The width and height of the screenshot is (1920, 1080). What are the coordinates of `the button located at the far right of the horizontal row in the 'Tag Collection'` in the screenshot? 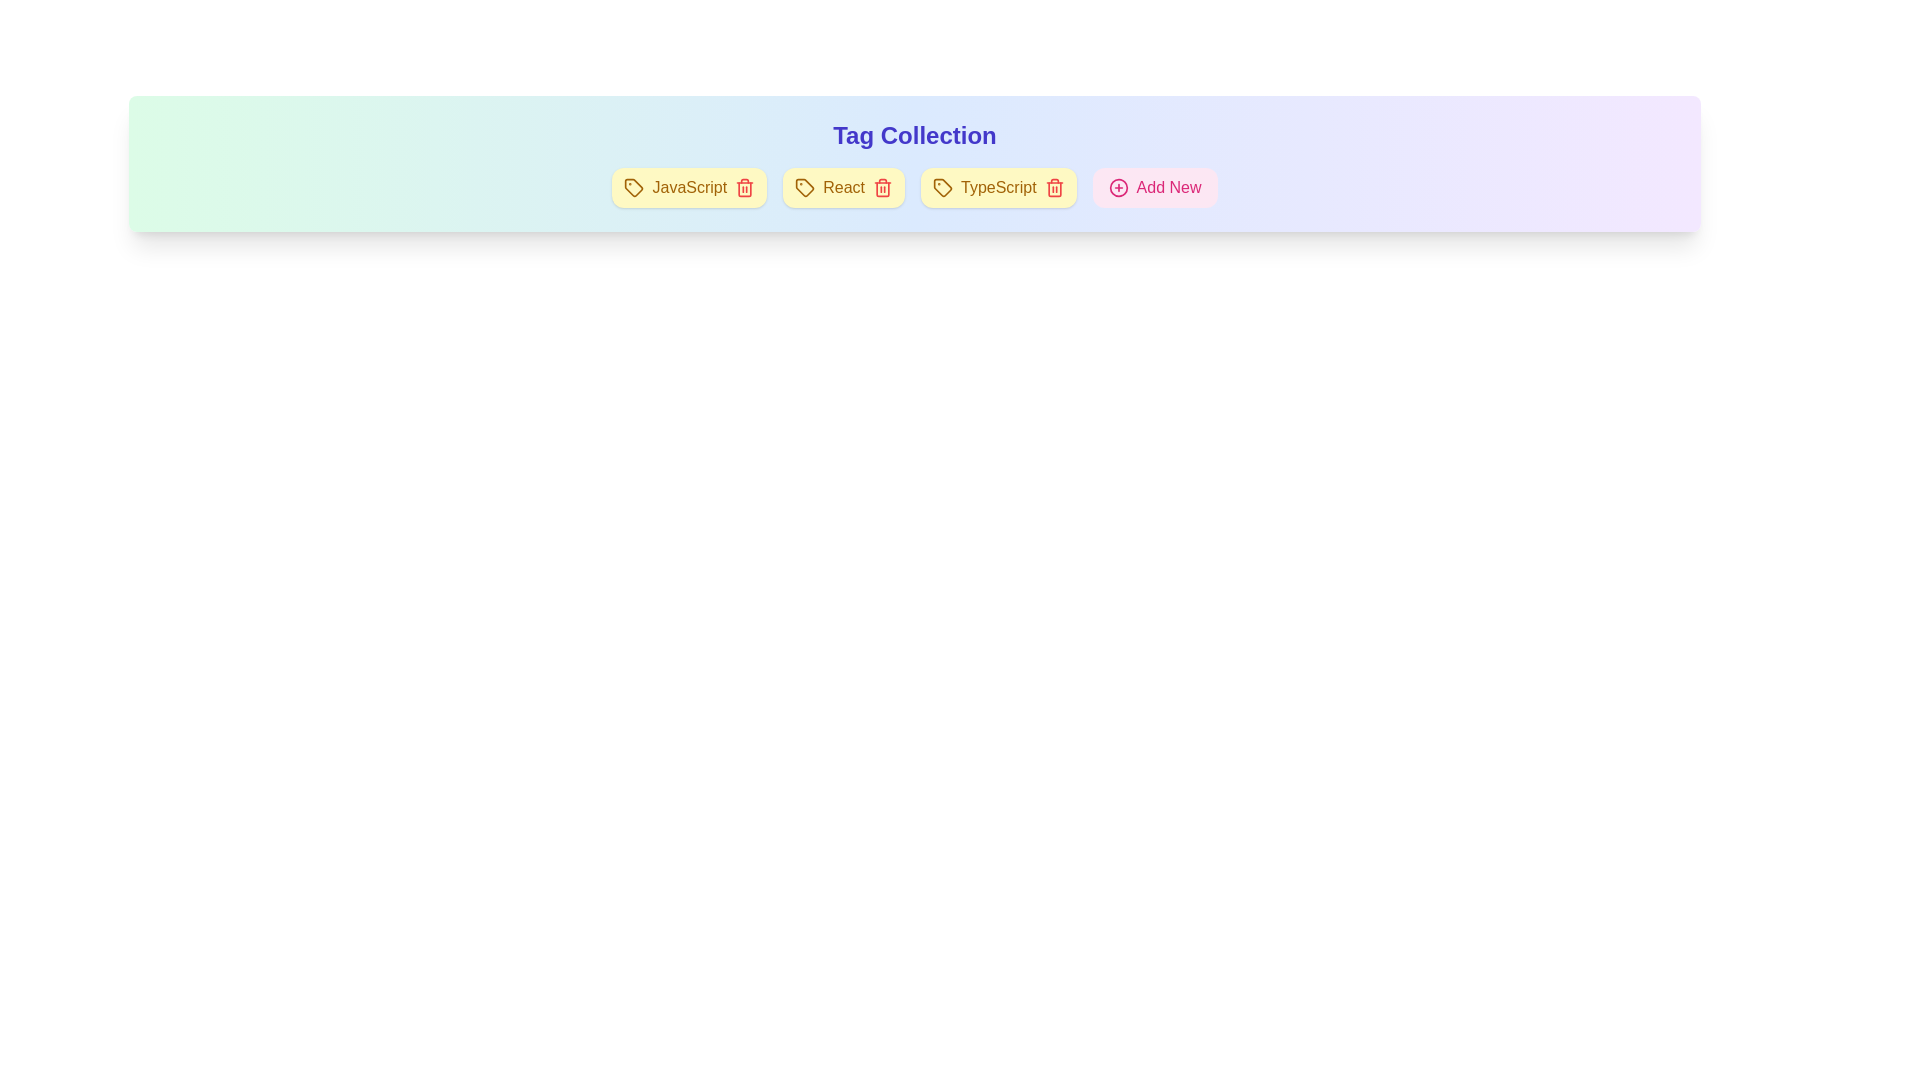 It's located at (1155, 188).